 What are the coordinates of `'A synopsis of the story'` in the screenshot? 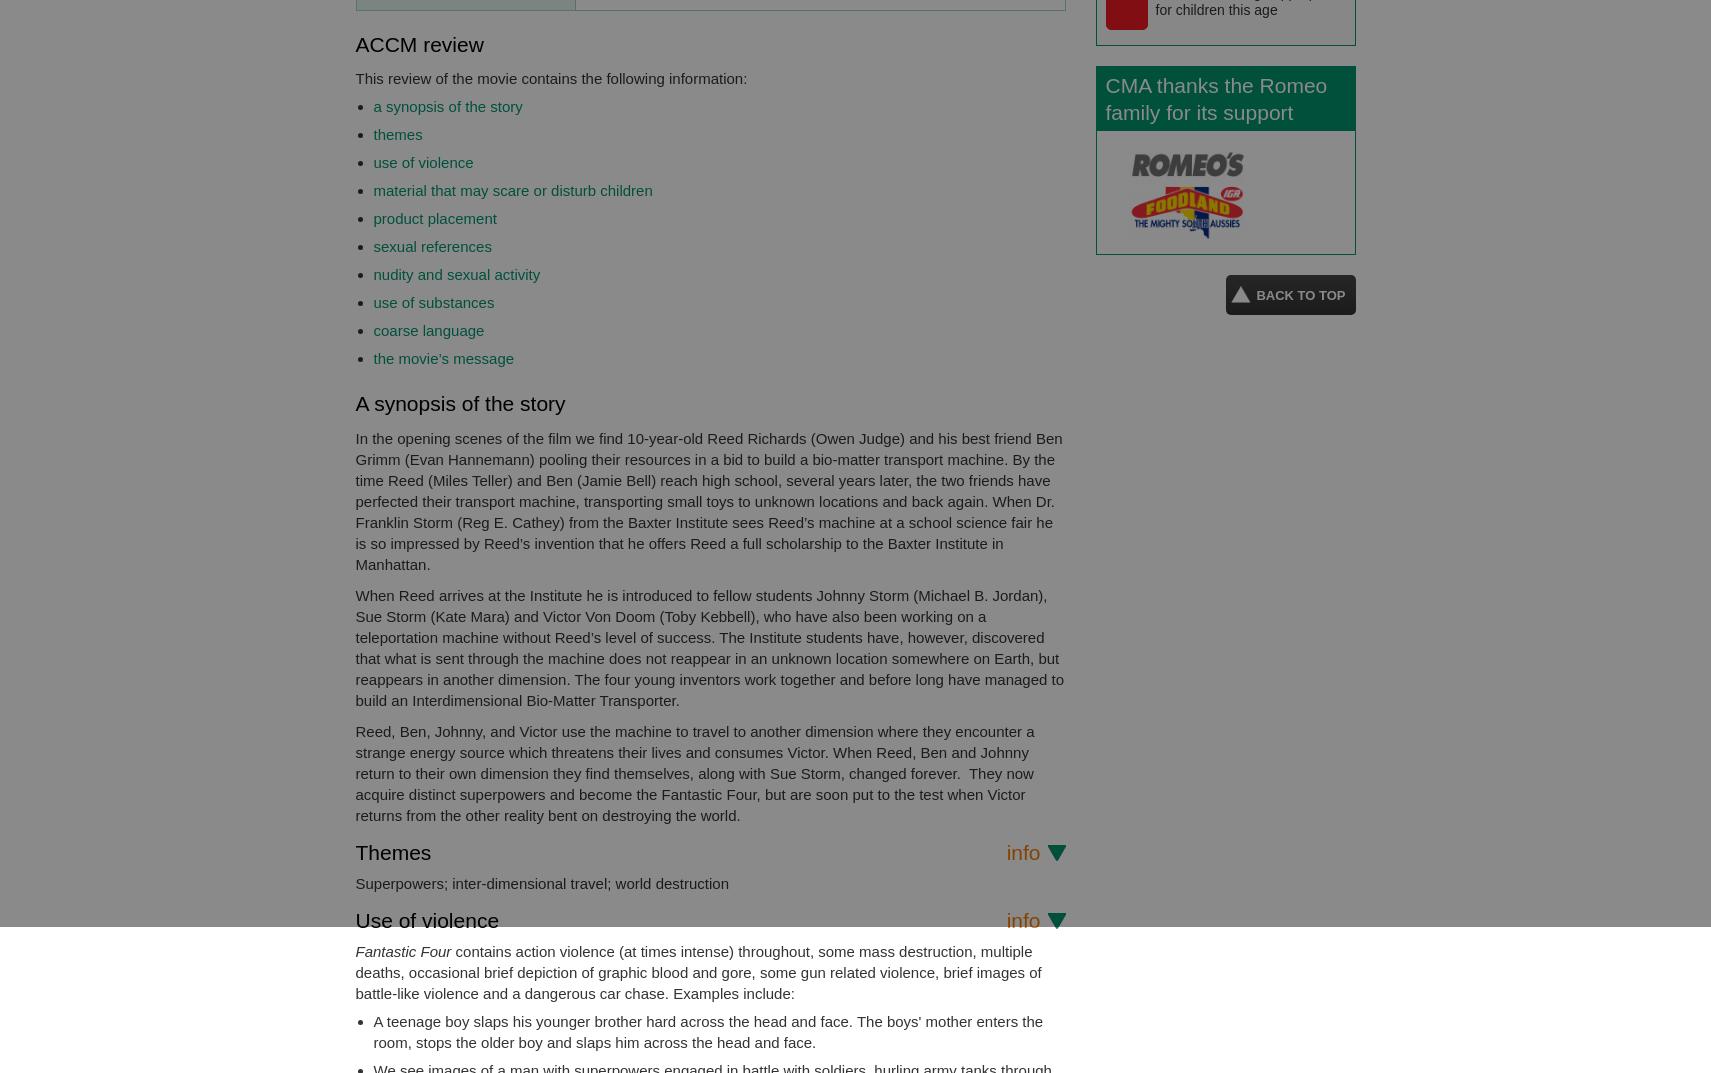 It's located at (459, 402).